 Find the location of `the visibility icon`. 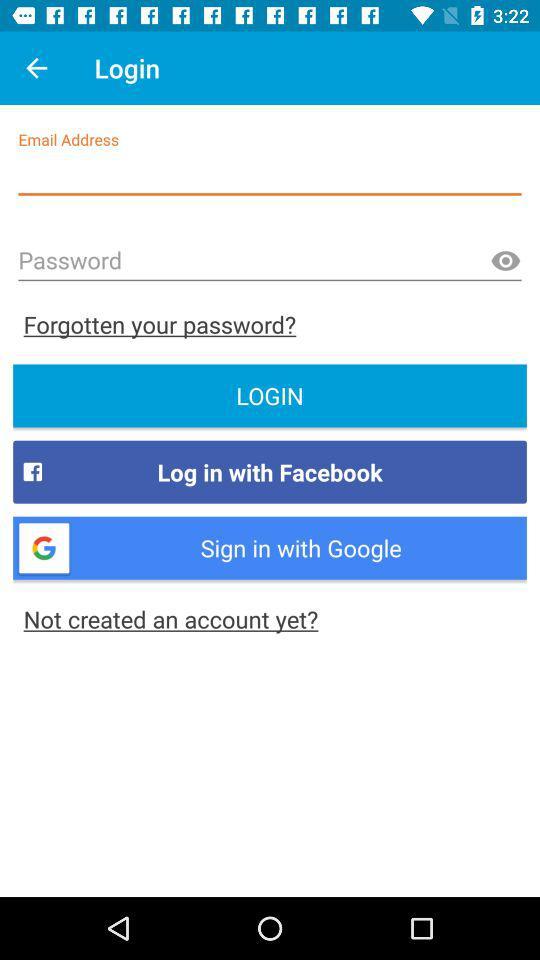

the visibility icon is located at coordinates (504, 260).